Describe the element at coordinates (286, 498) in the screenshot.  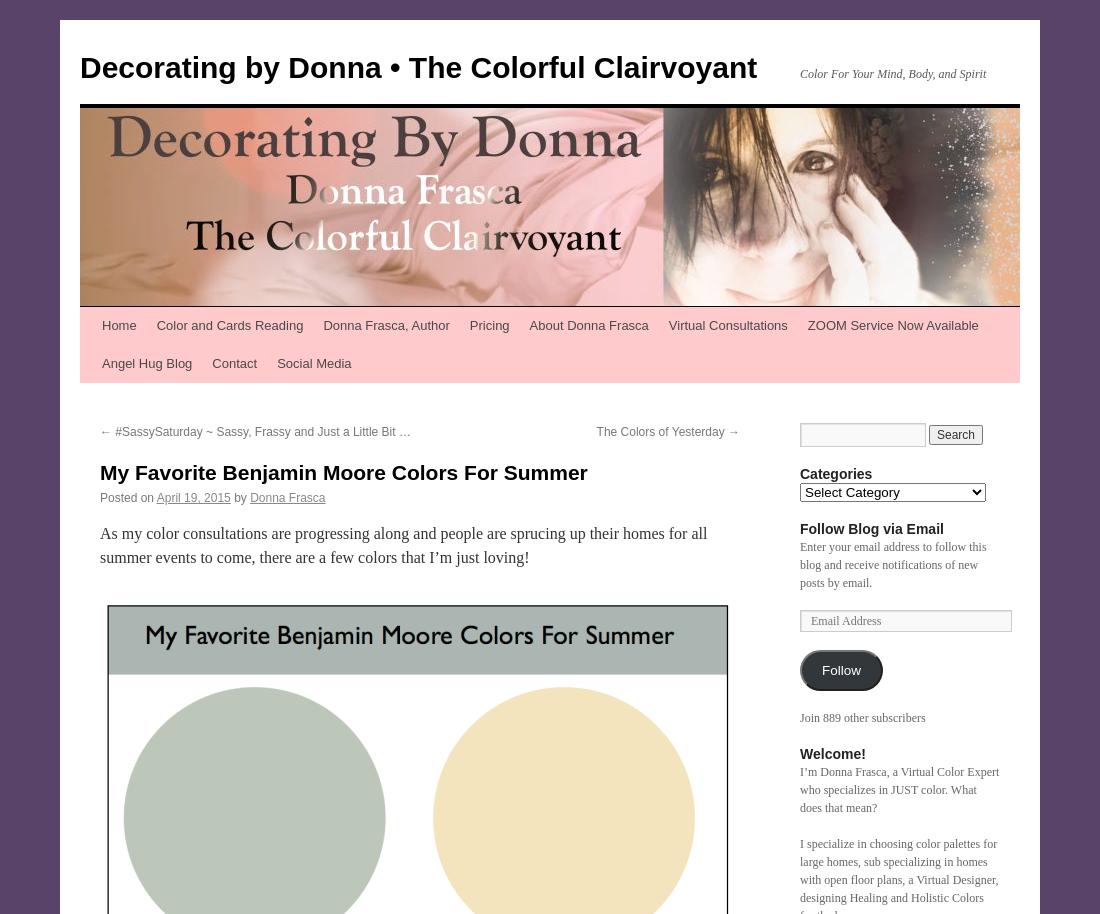
I see `'Donna Frasca'` at that location.